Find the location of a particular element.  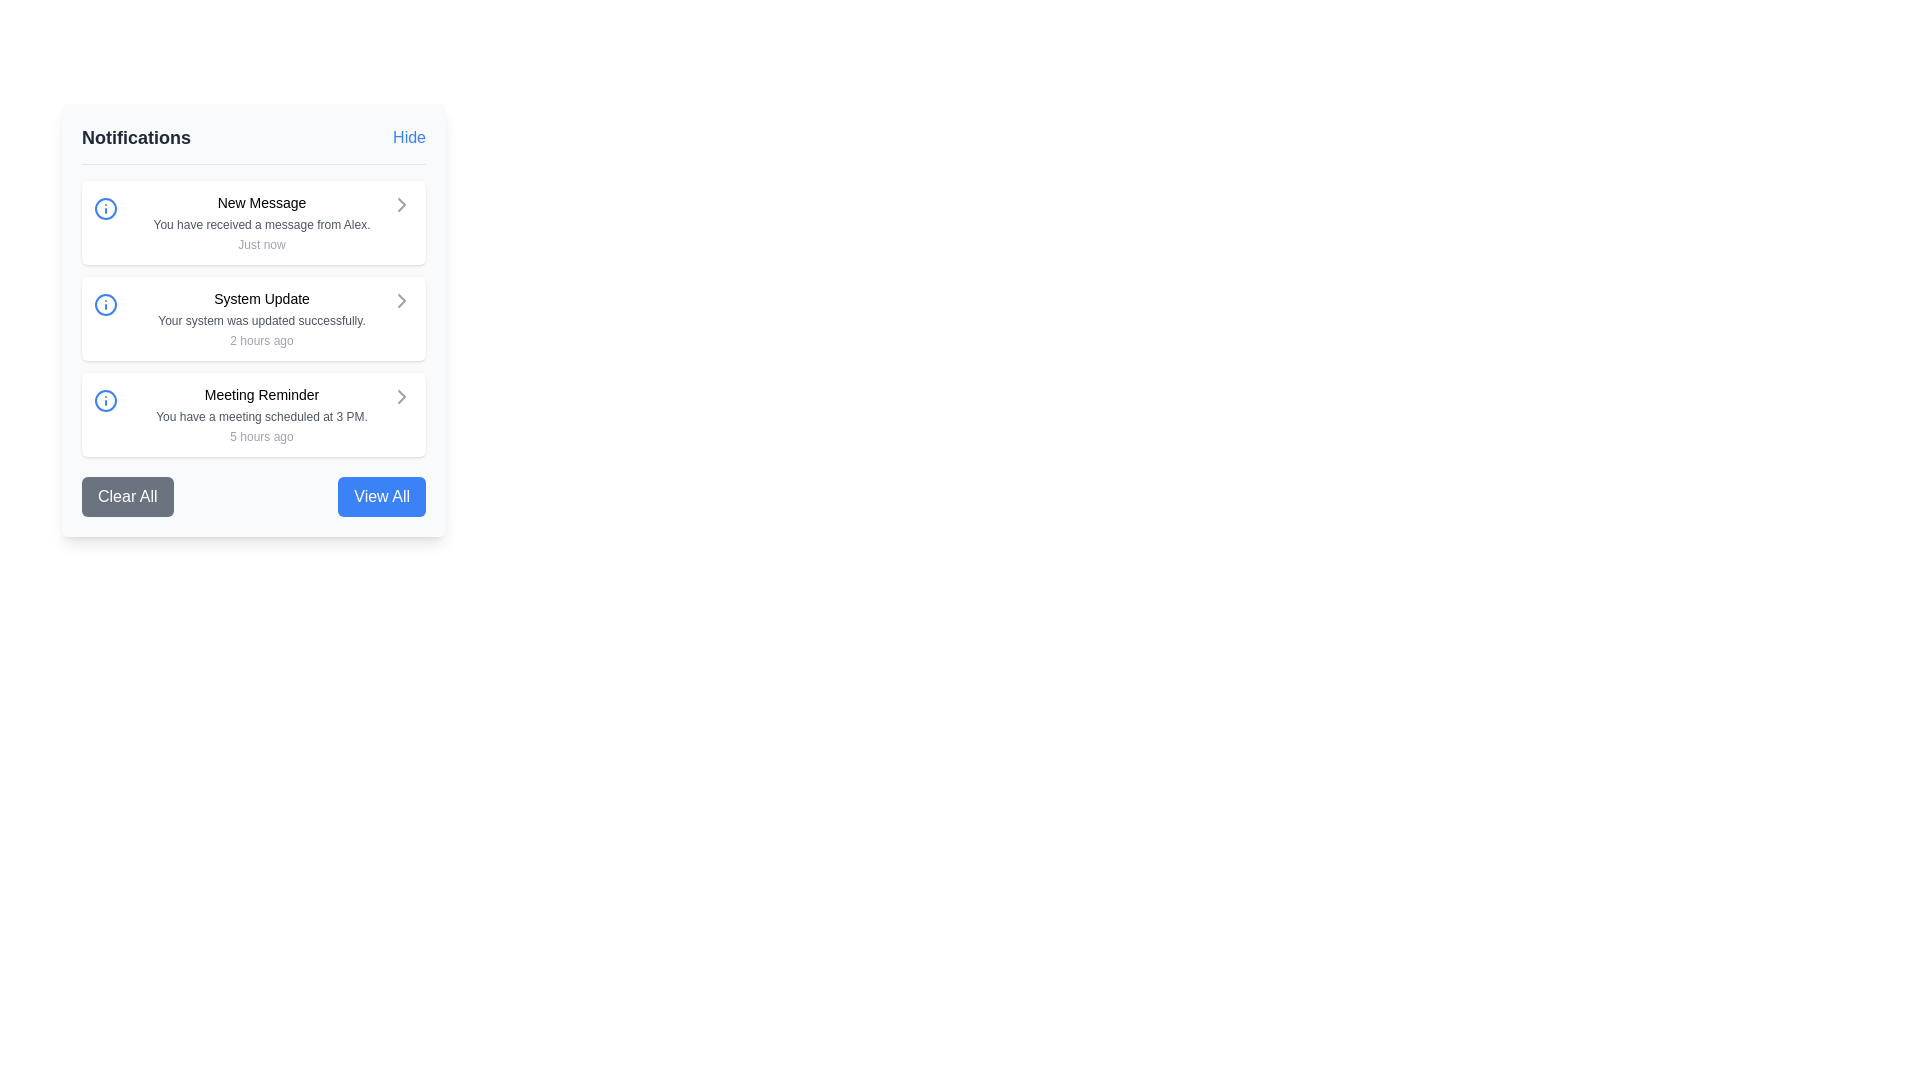

the chevron icon located at the far right of the 'System Update' notification card is located at coordinates (401, 300).